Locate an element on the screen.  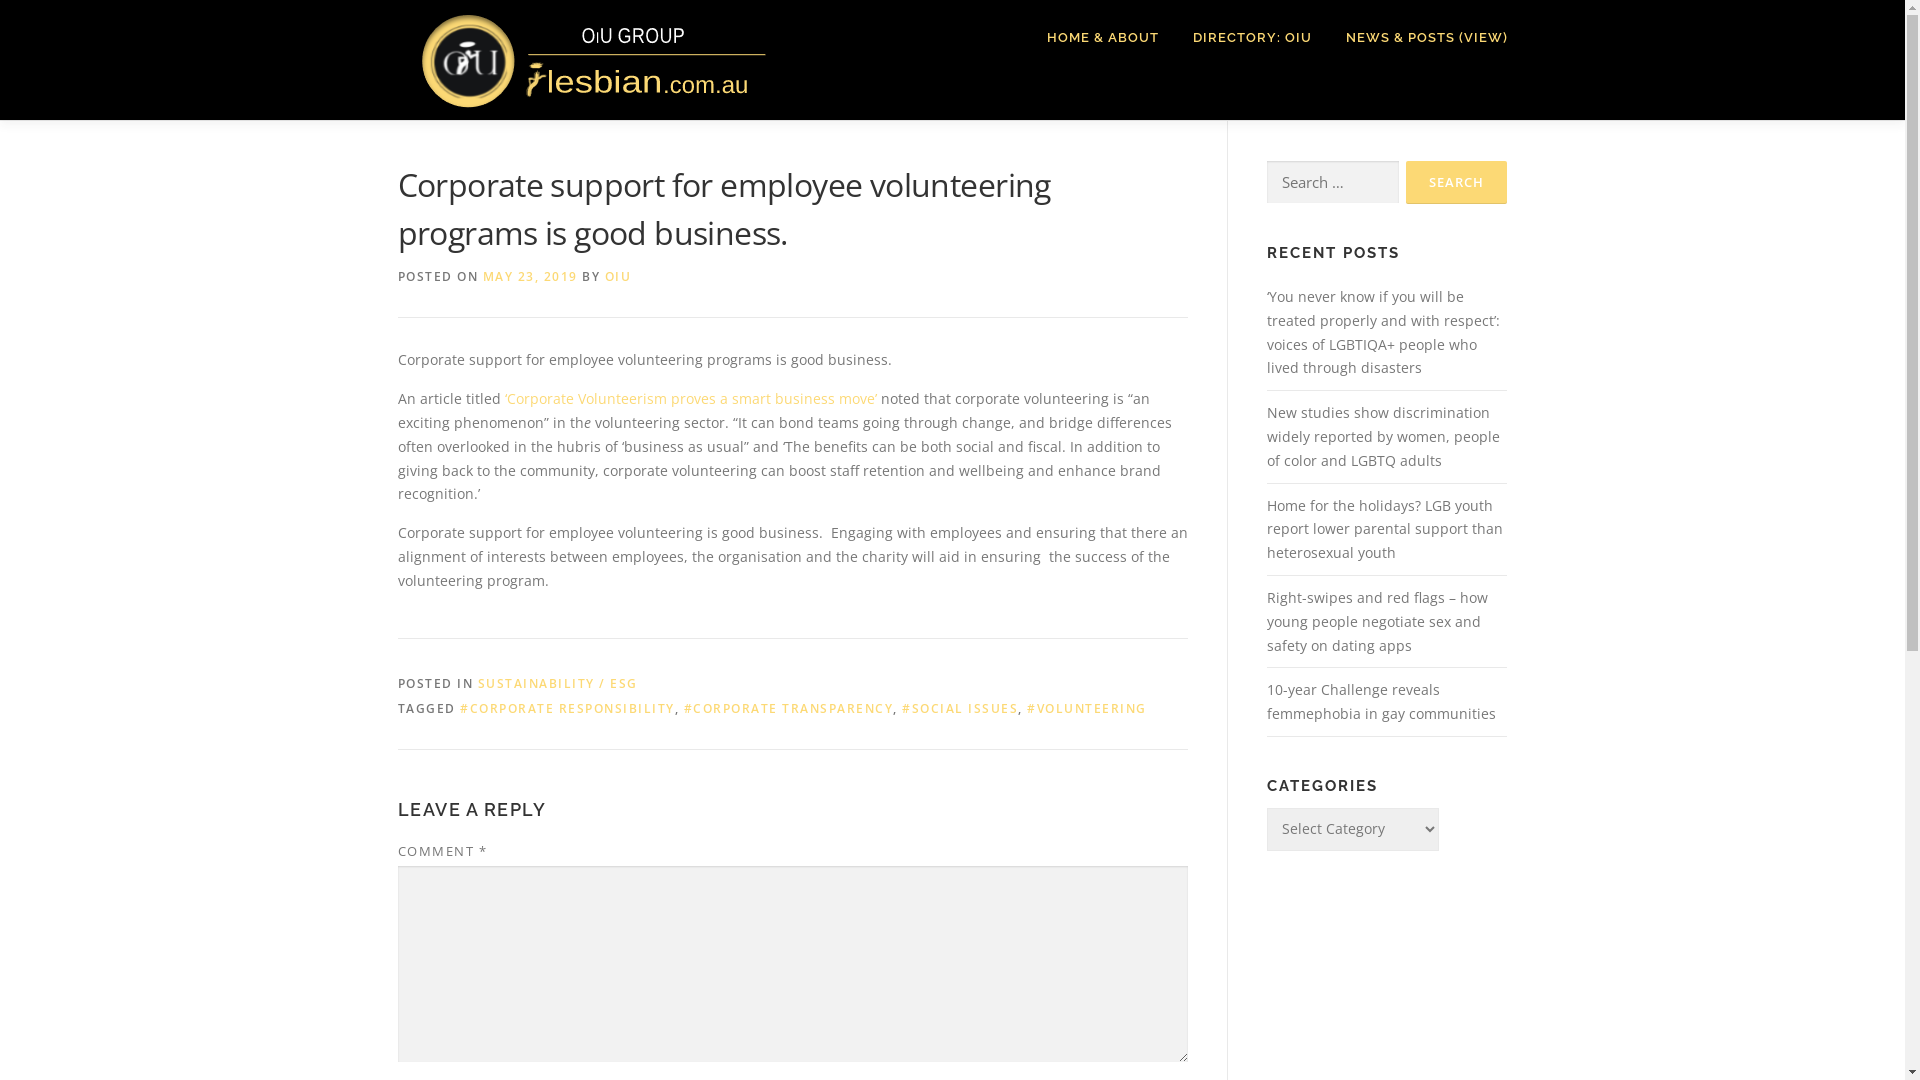
'10-year Challenge reveals femmephobia in gay communities' is located at coordinates (1379, 700).